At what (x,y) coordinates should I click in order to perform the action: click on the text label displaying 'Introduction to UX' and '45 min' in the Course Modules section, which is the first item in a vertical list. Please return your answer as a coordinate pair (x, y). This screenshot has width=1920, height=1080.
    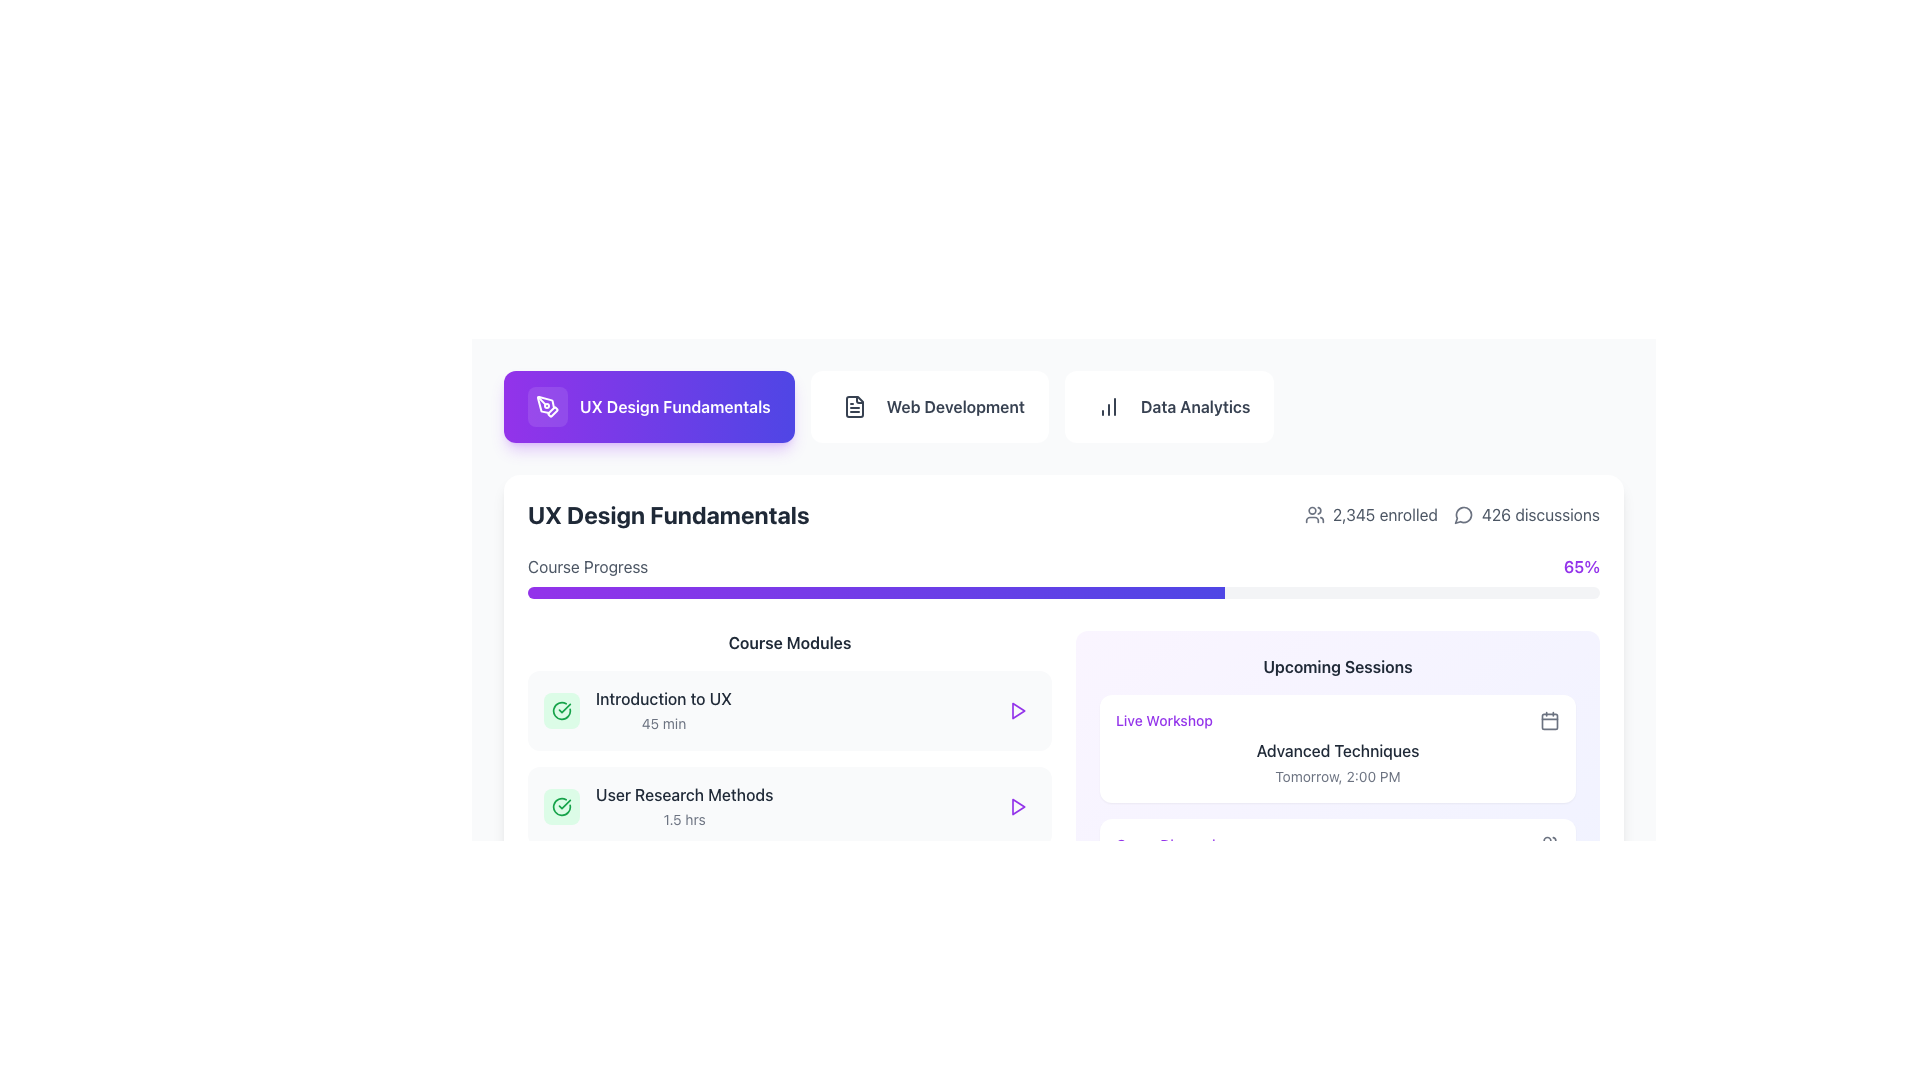
    Looking at the image, I should click on (663, 709).